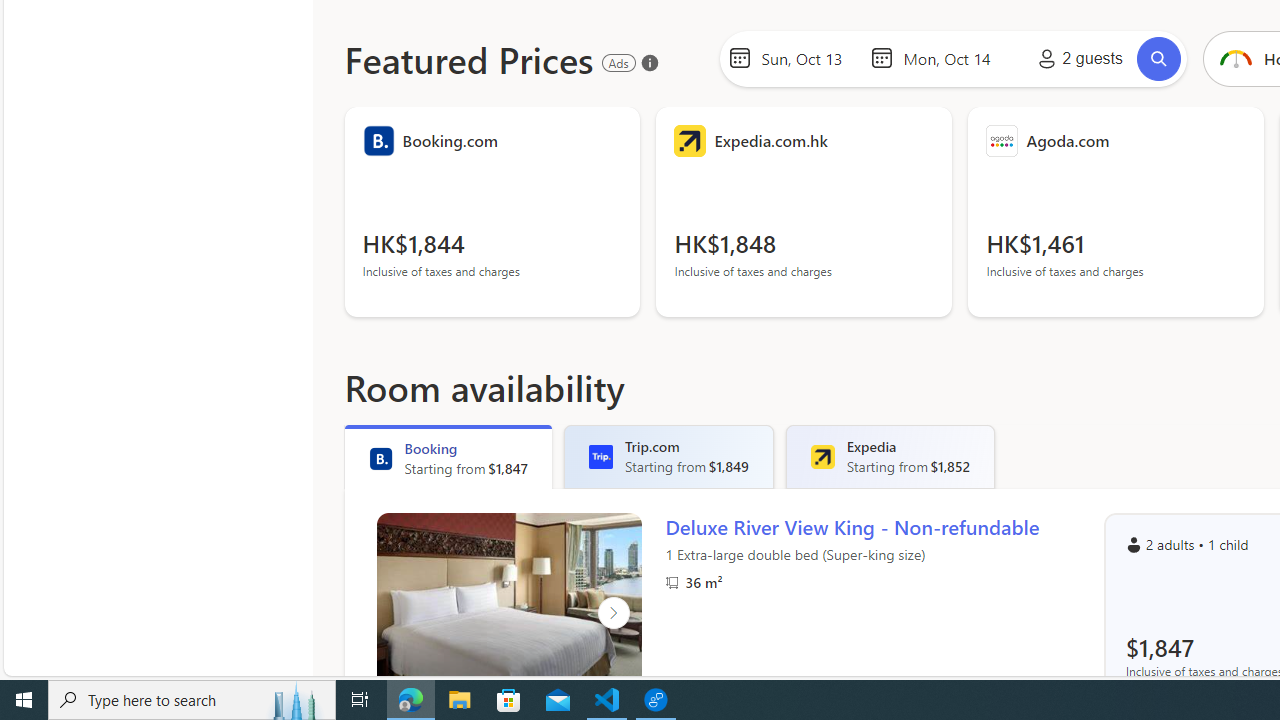 The image size is (1280, 720). Describe the element at coordinates (1075, 58) in the screenshot. I see `'2 guests'` at that location.